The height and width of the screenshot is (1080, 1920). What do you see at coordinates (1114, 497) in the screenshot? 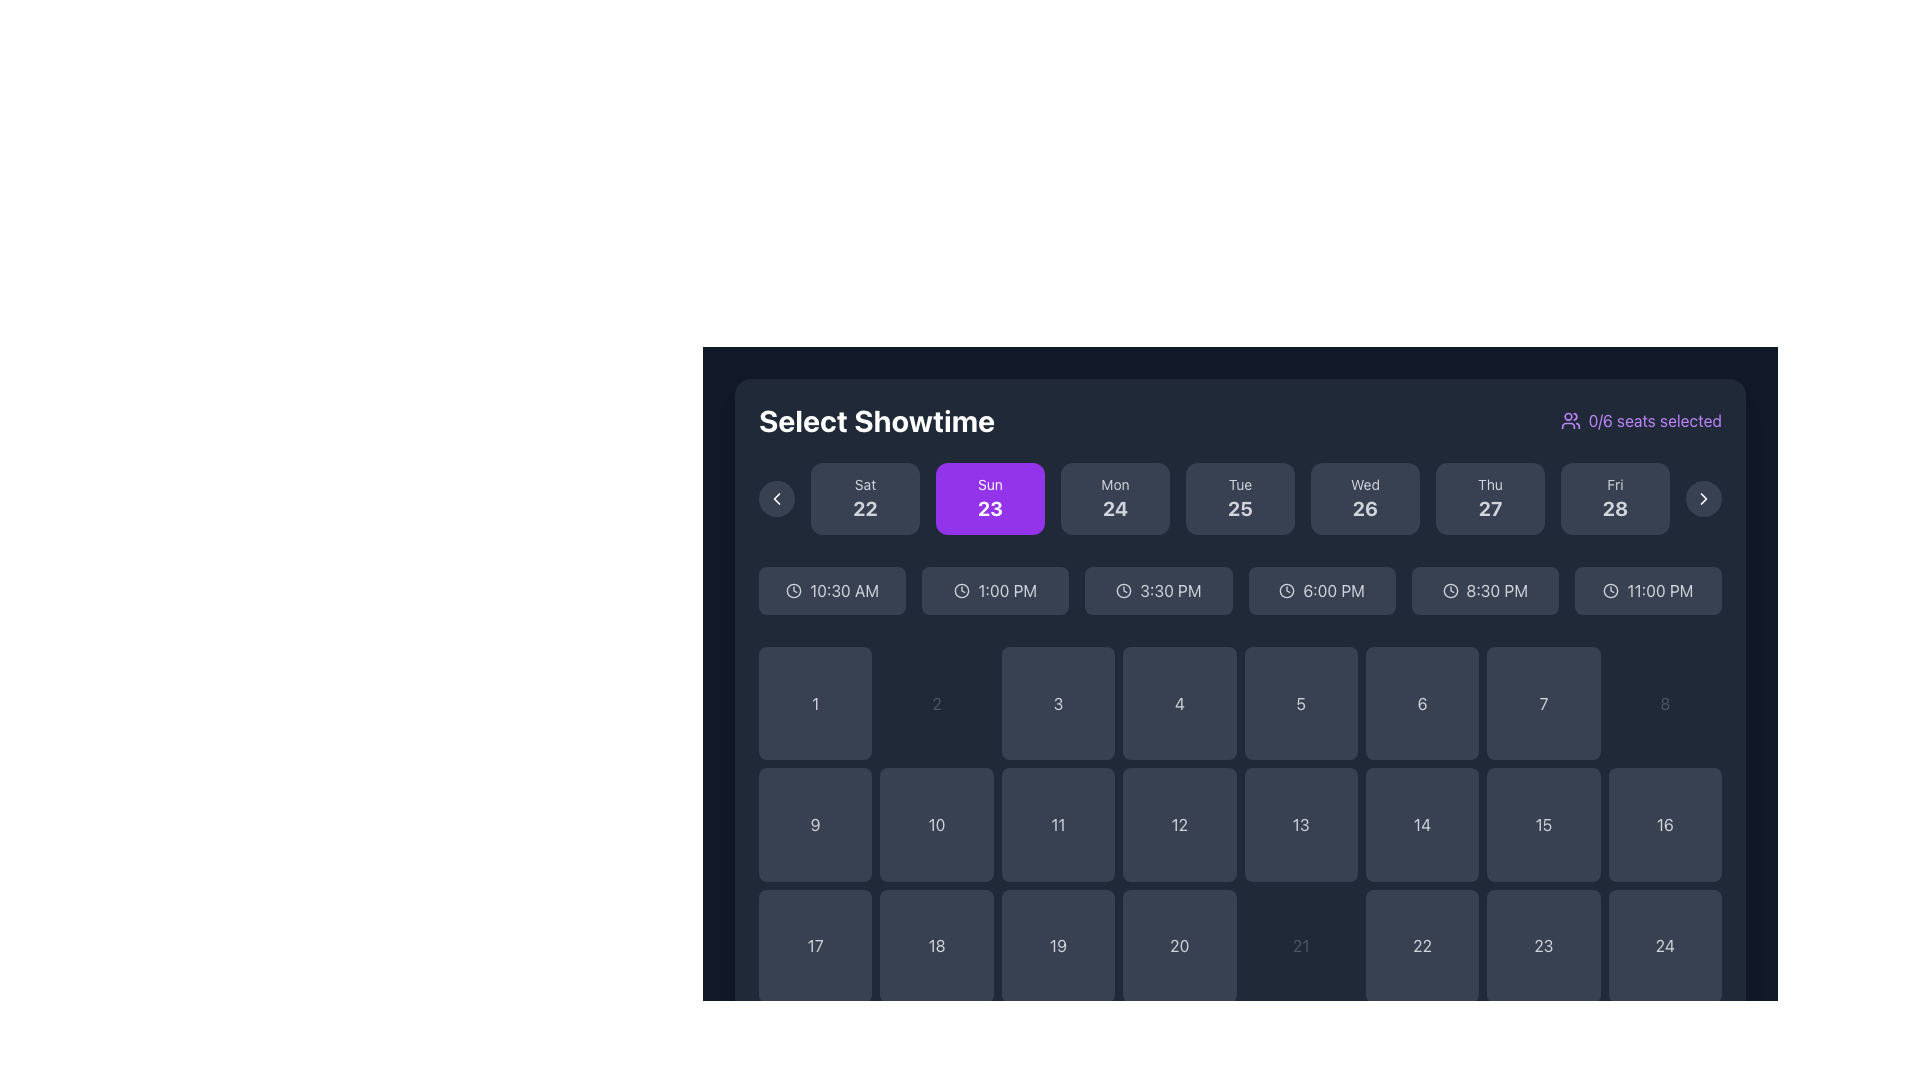
I see `the button displaying 'Mon' and '24' with a dark gray background to observe any hover effects` at bounding box center [1114, 497].